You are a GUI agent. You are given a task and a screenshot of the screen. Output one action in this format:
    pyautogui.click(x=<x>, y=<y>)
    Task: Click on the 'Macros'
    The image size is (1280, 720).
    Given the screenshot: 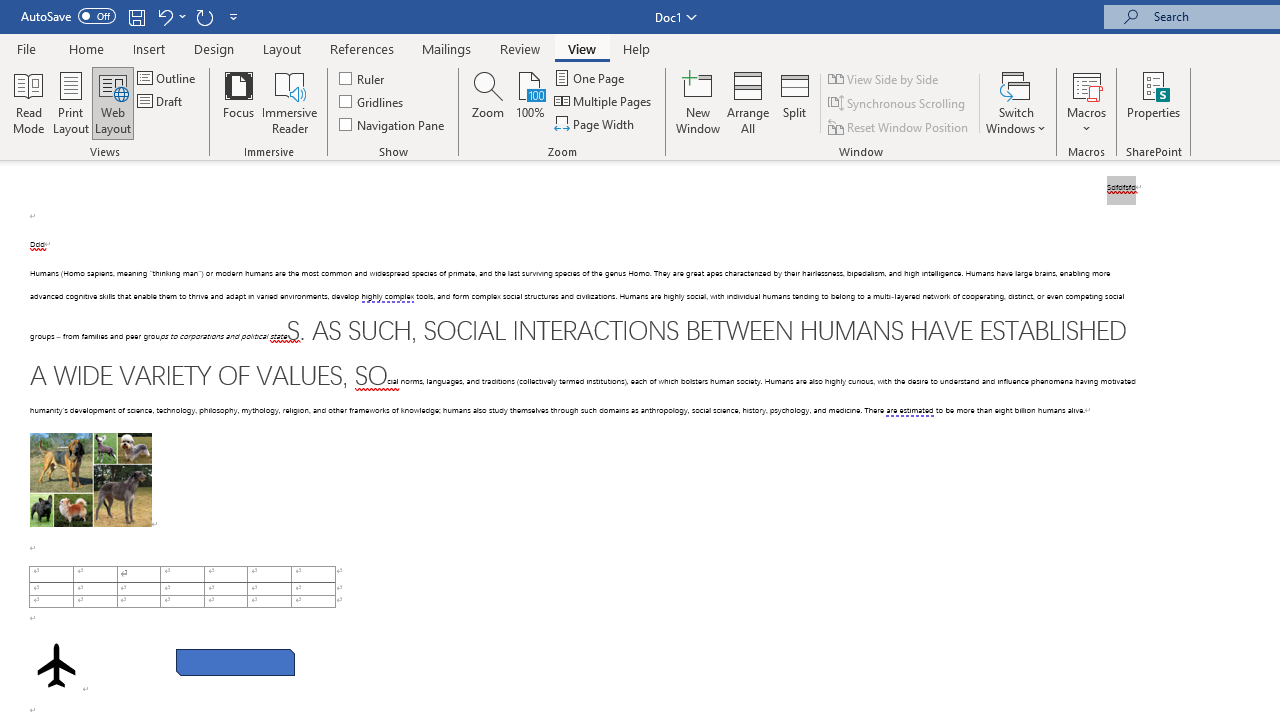 What is the action you would take?
    pyautogui.click(x=1085, y=103)
    